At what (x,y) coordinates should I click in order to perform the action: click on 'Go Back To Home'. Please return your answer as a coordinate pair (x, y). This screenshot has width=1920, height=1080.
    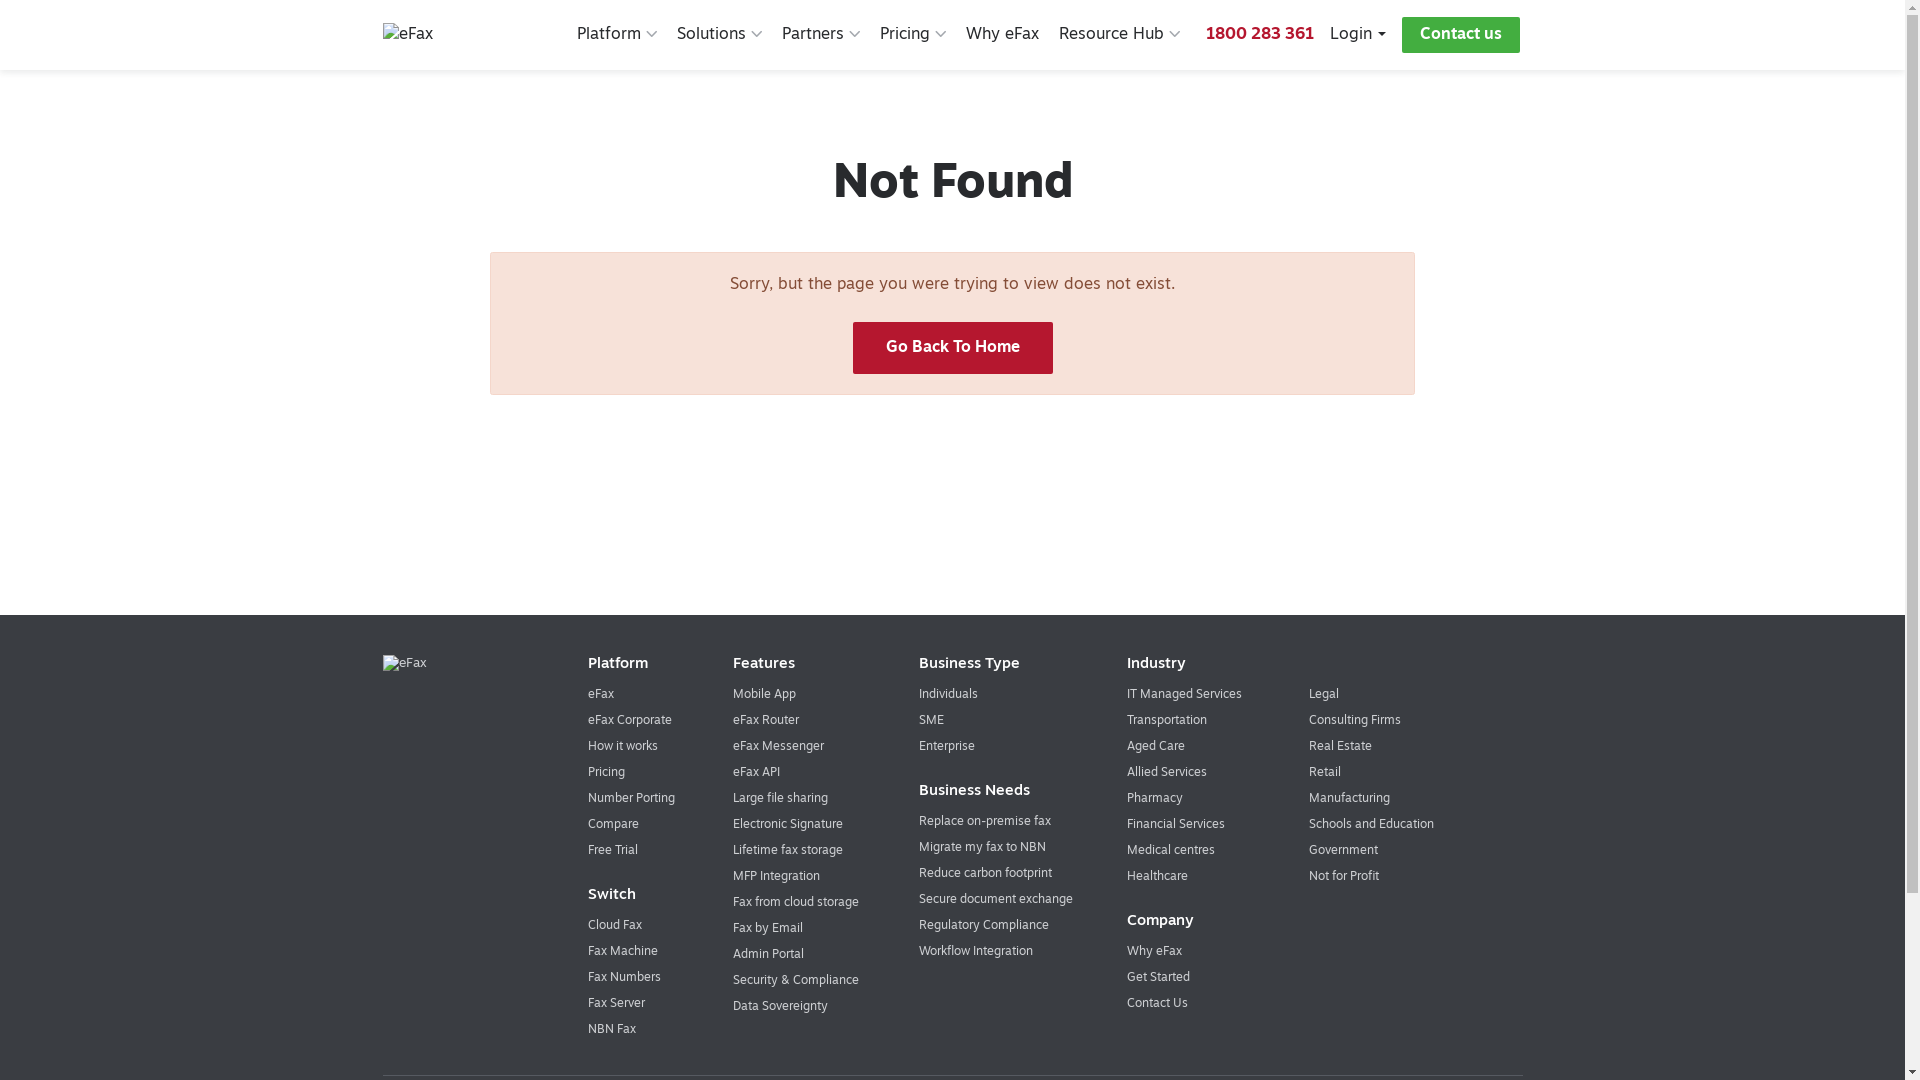
    Looking at the image, I should click on (851, 346).